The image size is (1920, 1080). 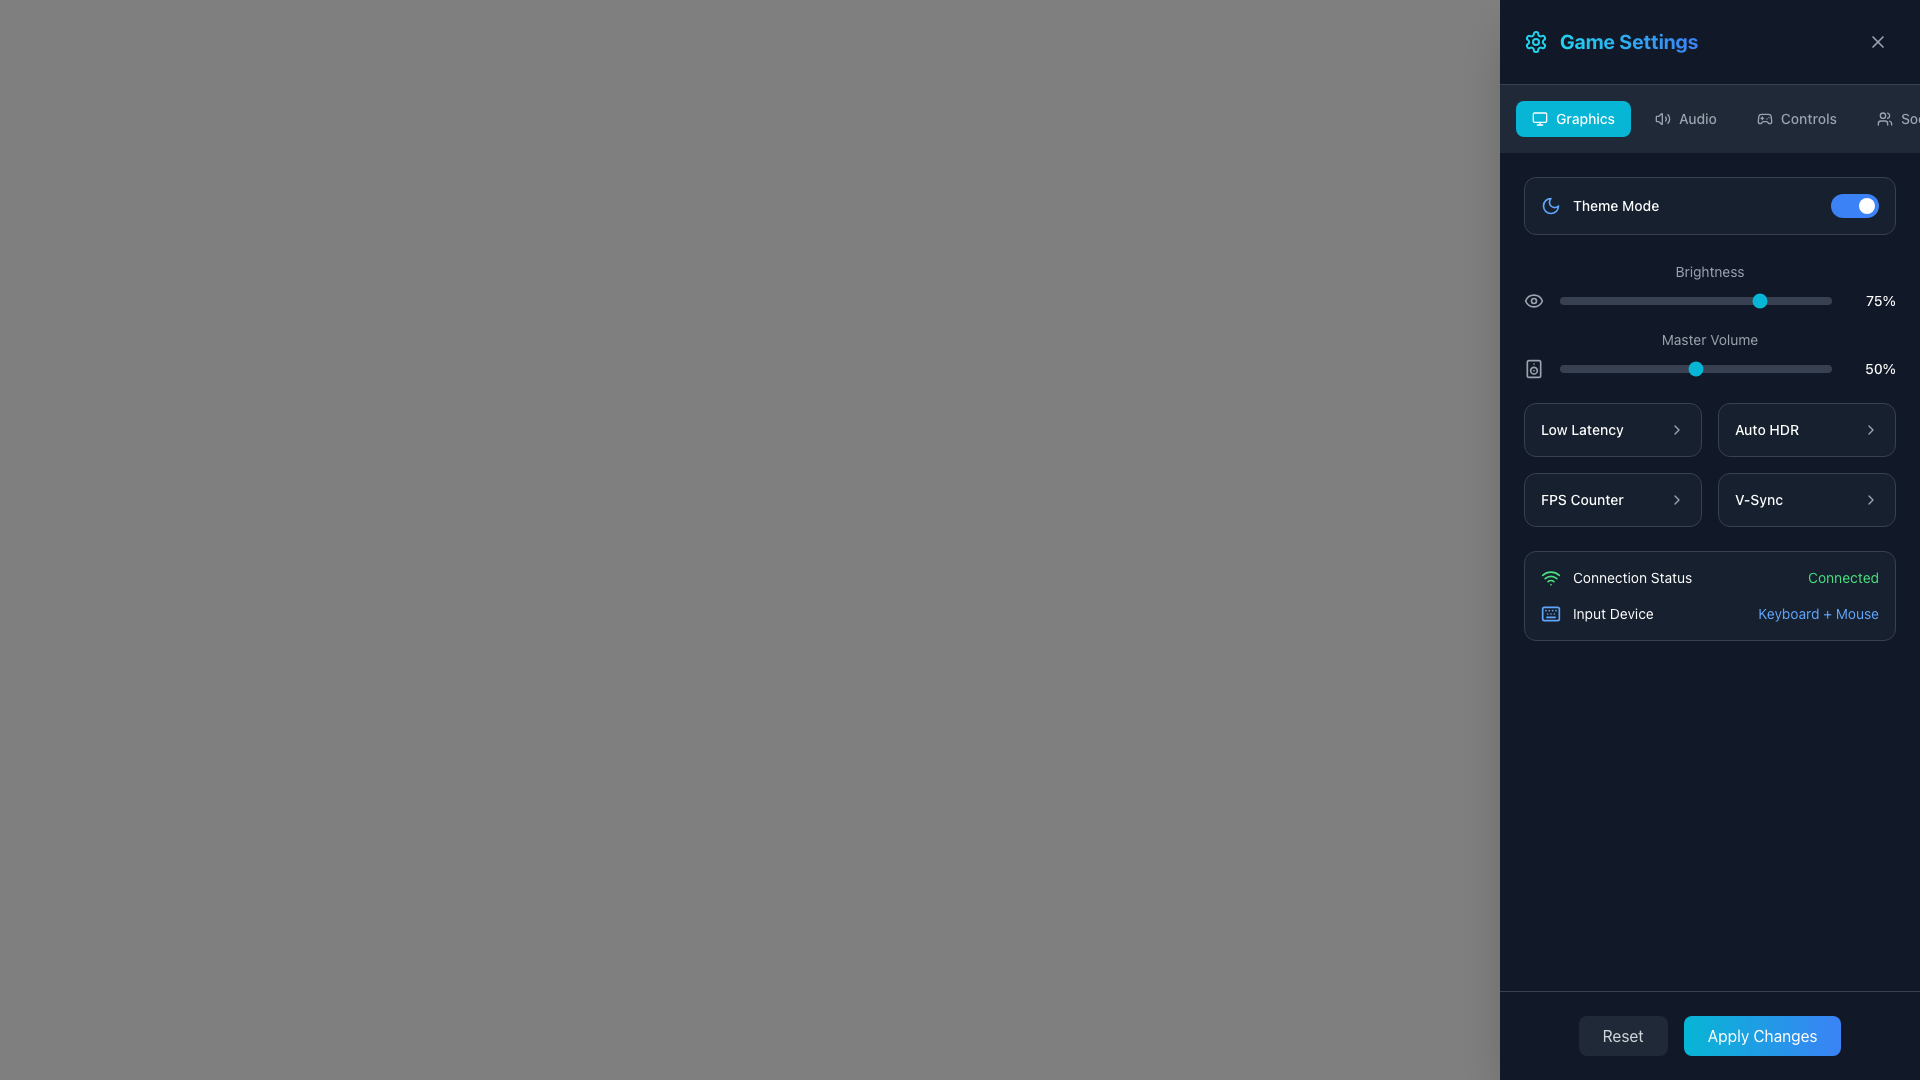 What do you see at coordinates (1821, 300) in the screenshot?
I see `the brightness` at bounding box center [1821, 300].